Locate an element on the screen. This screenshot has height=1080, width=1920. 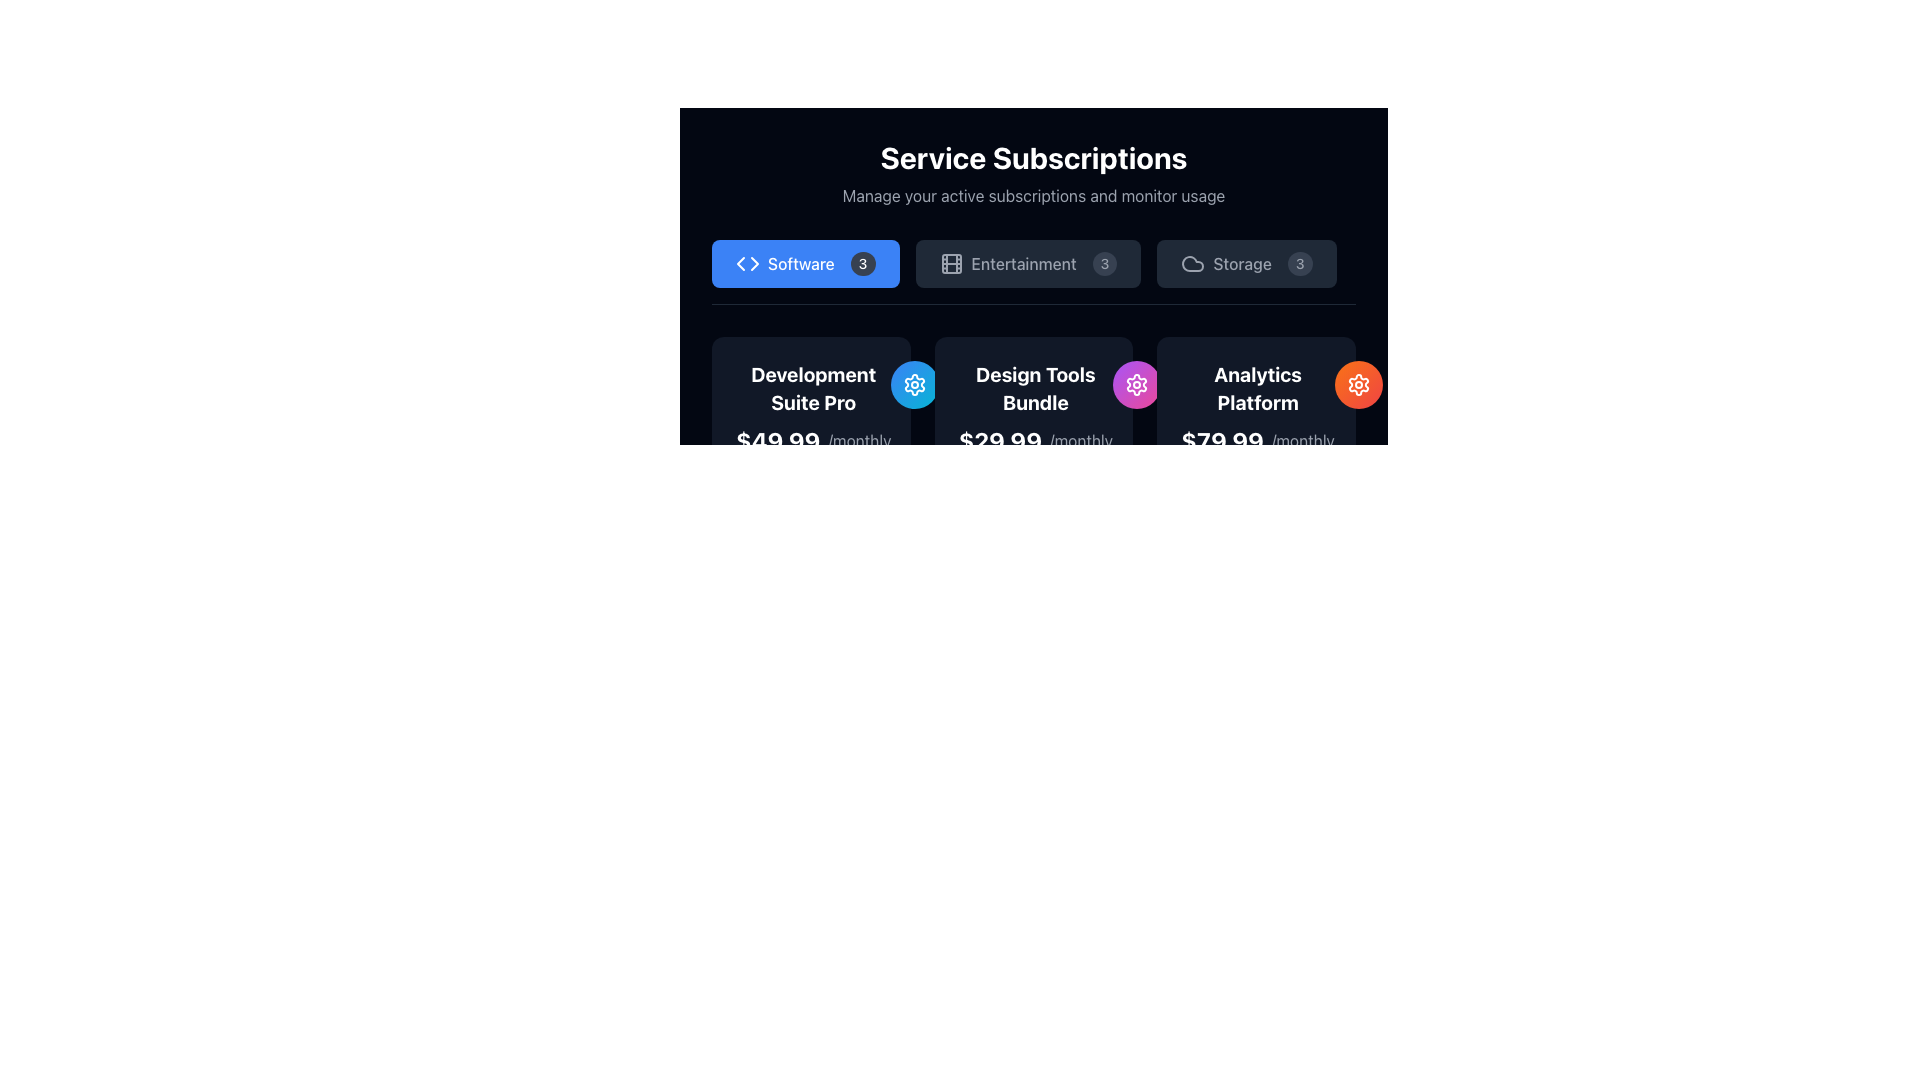
the gear-shaped icon located in the bottom right corner of the Analytics Platform box within the Service Subscriptions section is located at coordinates (1137, 385).